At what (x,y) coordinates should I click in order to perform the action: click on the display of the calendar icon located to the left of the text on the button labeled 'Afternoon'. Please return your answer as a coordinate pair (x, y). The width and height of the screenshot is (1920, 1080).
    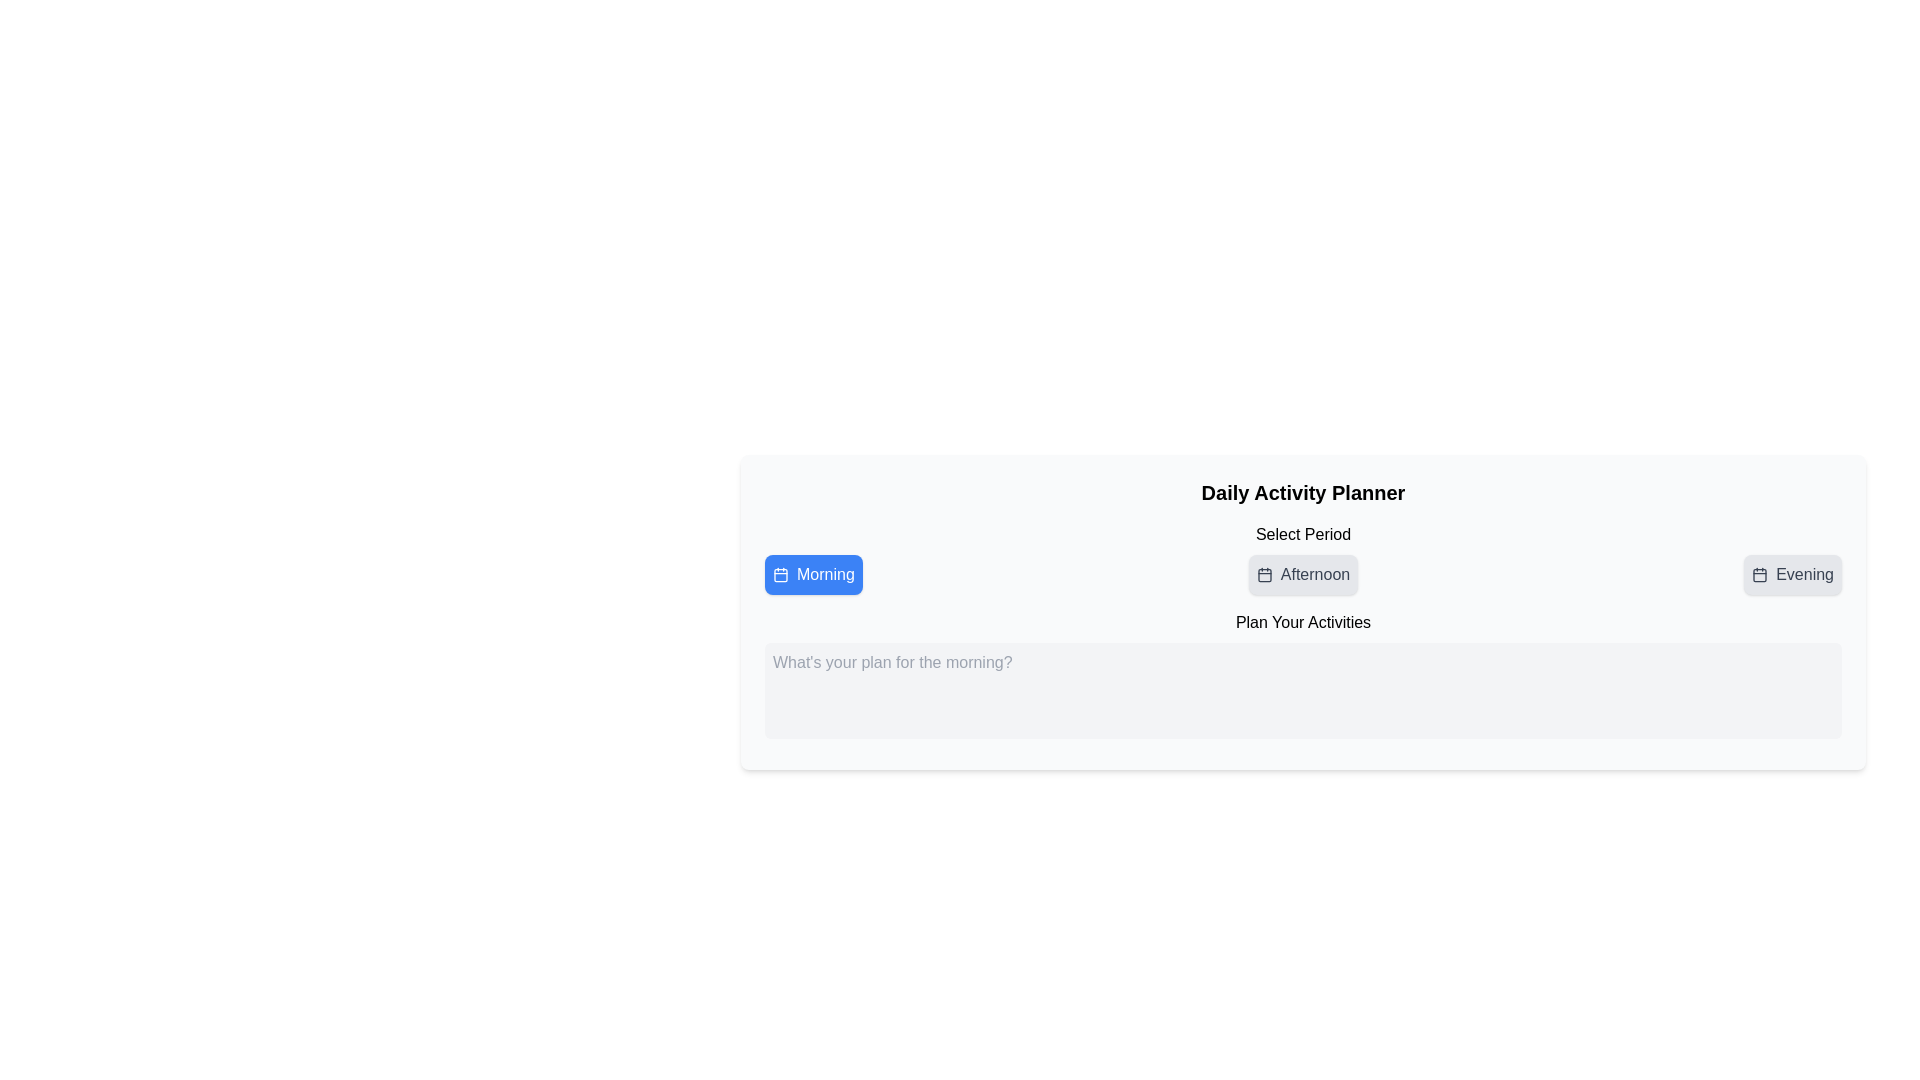
    Looking at the image, I should click on (1263, 574).